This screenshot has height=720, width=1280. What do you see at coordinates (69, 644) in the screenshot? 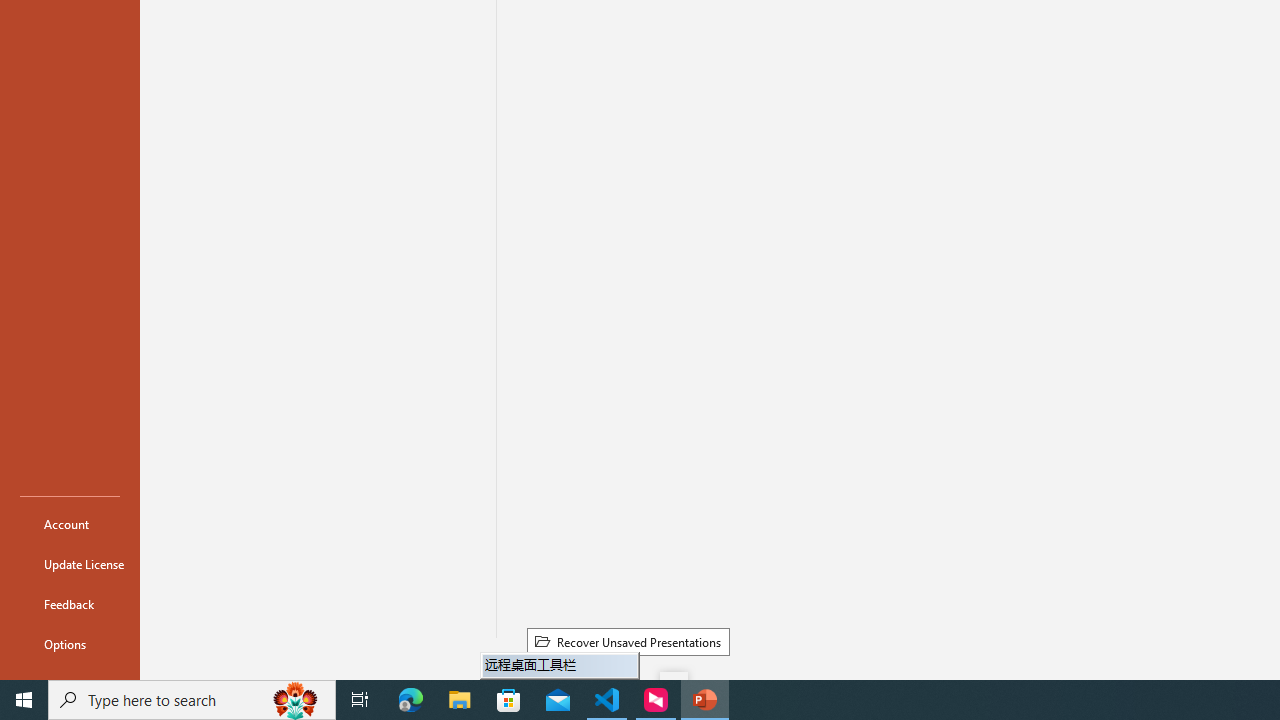
I see `'Options'` at bounding box center [69, 644].